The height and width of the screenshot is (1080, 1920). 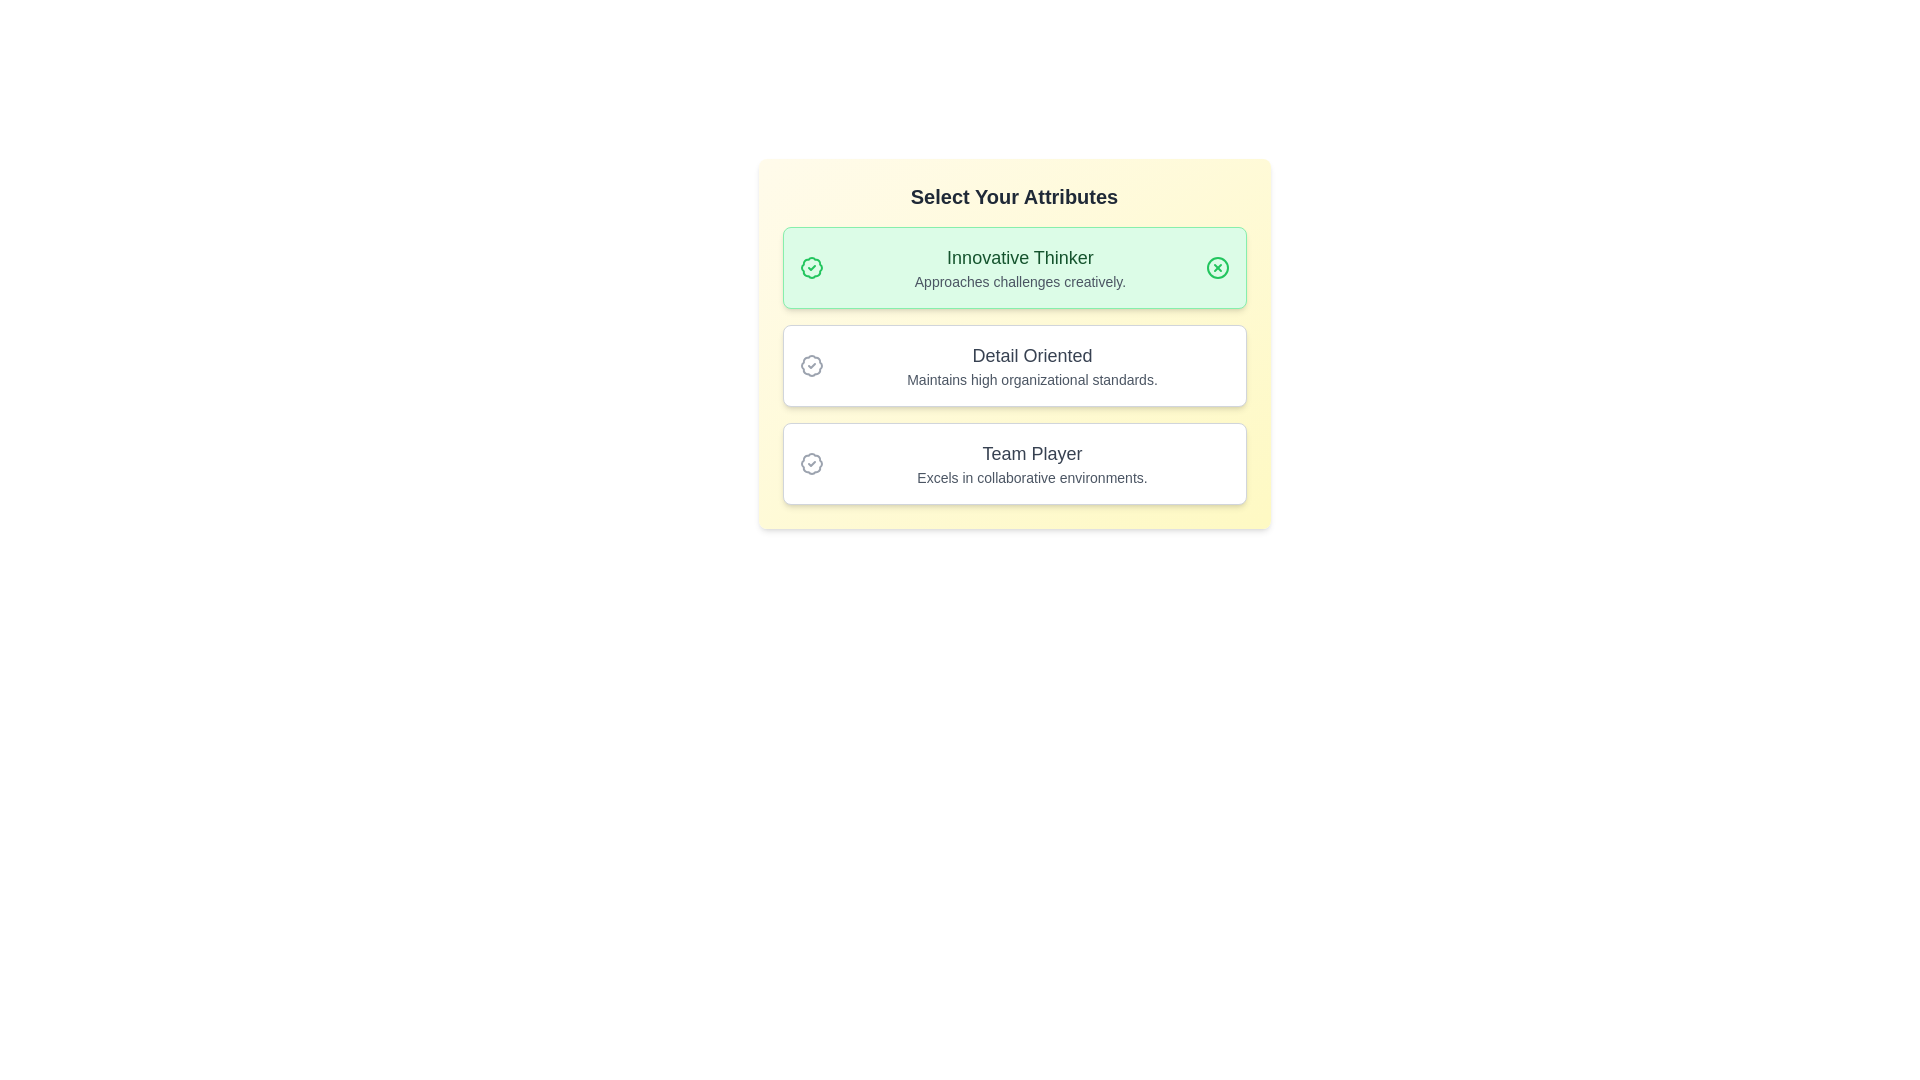 I want to click on the badge Detail Oriented, so click(x=1014, y=366).